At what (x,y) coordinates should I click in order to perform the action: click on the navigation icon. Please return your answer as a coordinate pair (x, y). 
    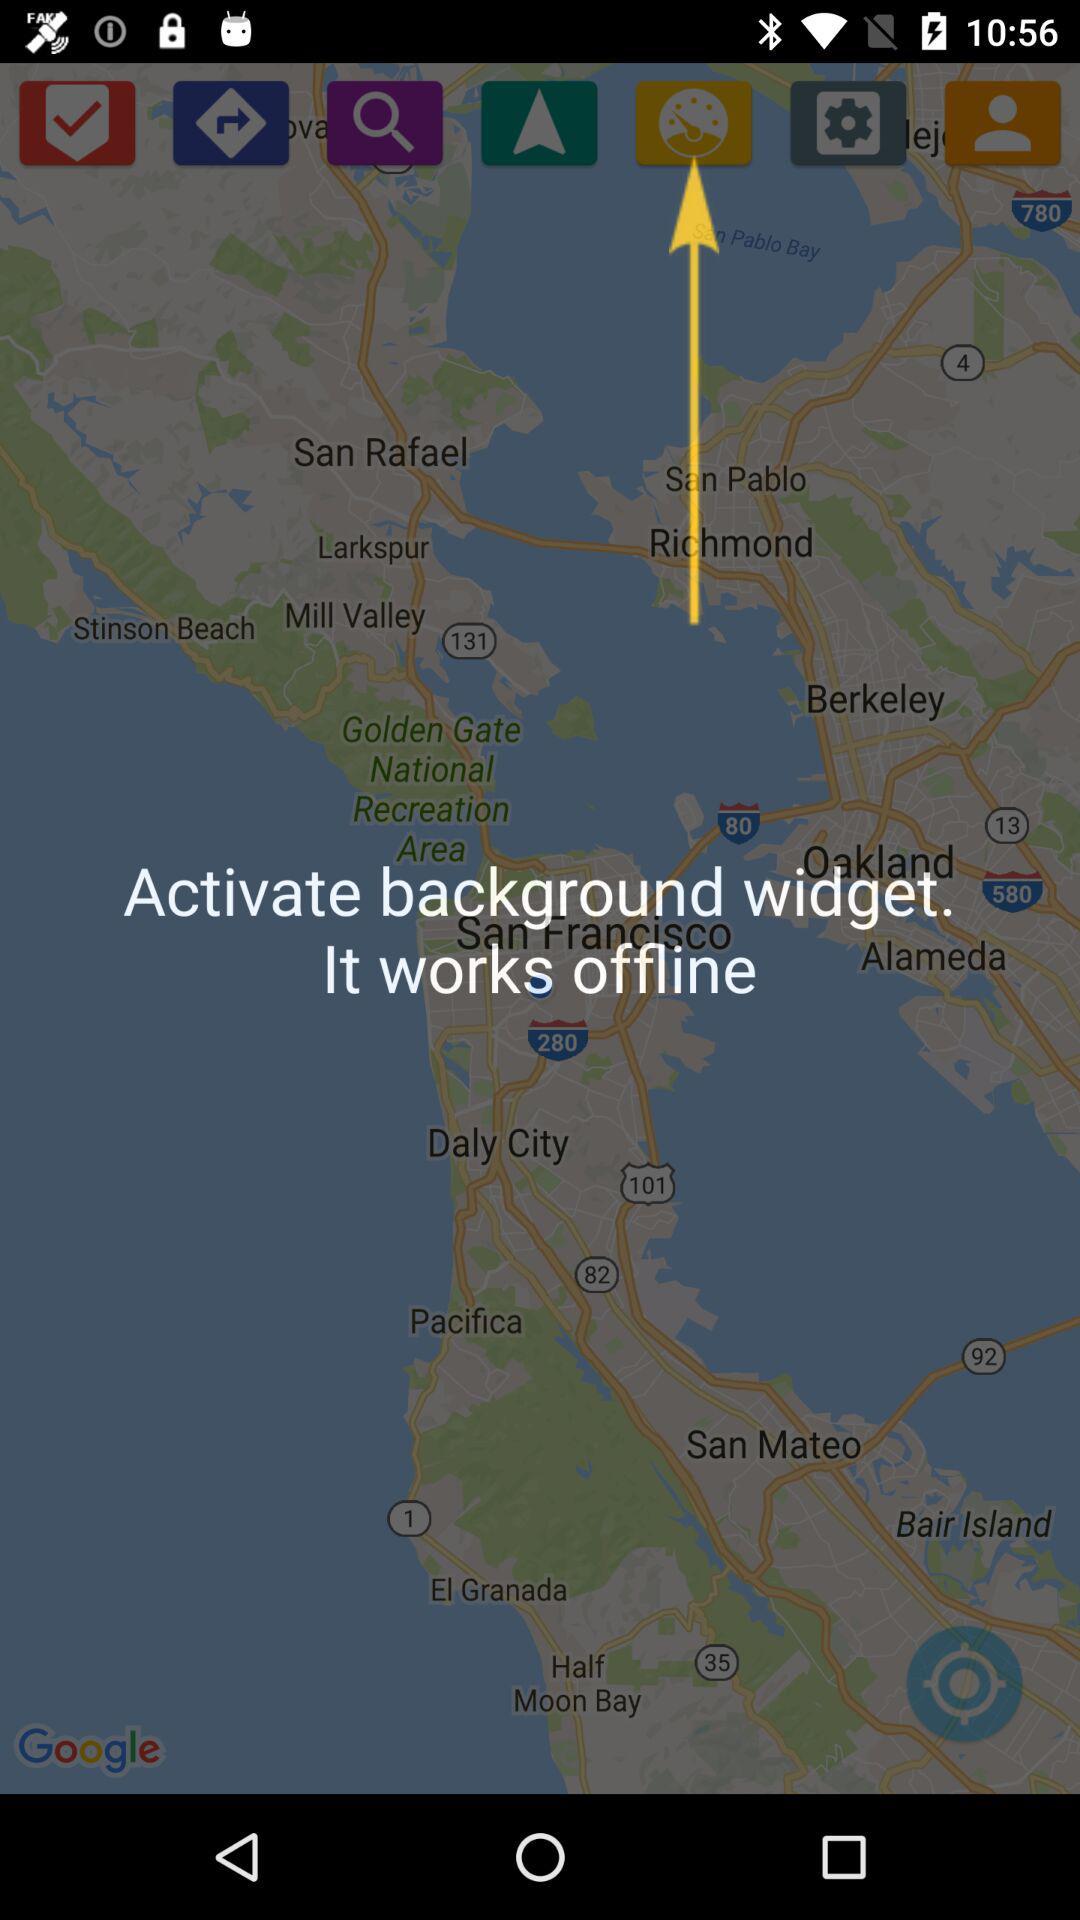
    Looking at the image, I should click on (538, 121).